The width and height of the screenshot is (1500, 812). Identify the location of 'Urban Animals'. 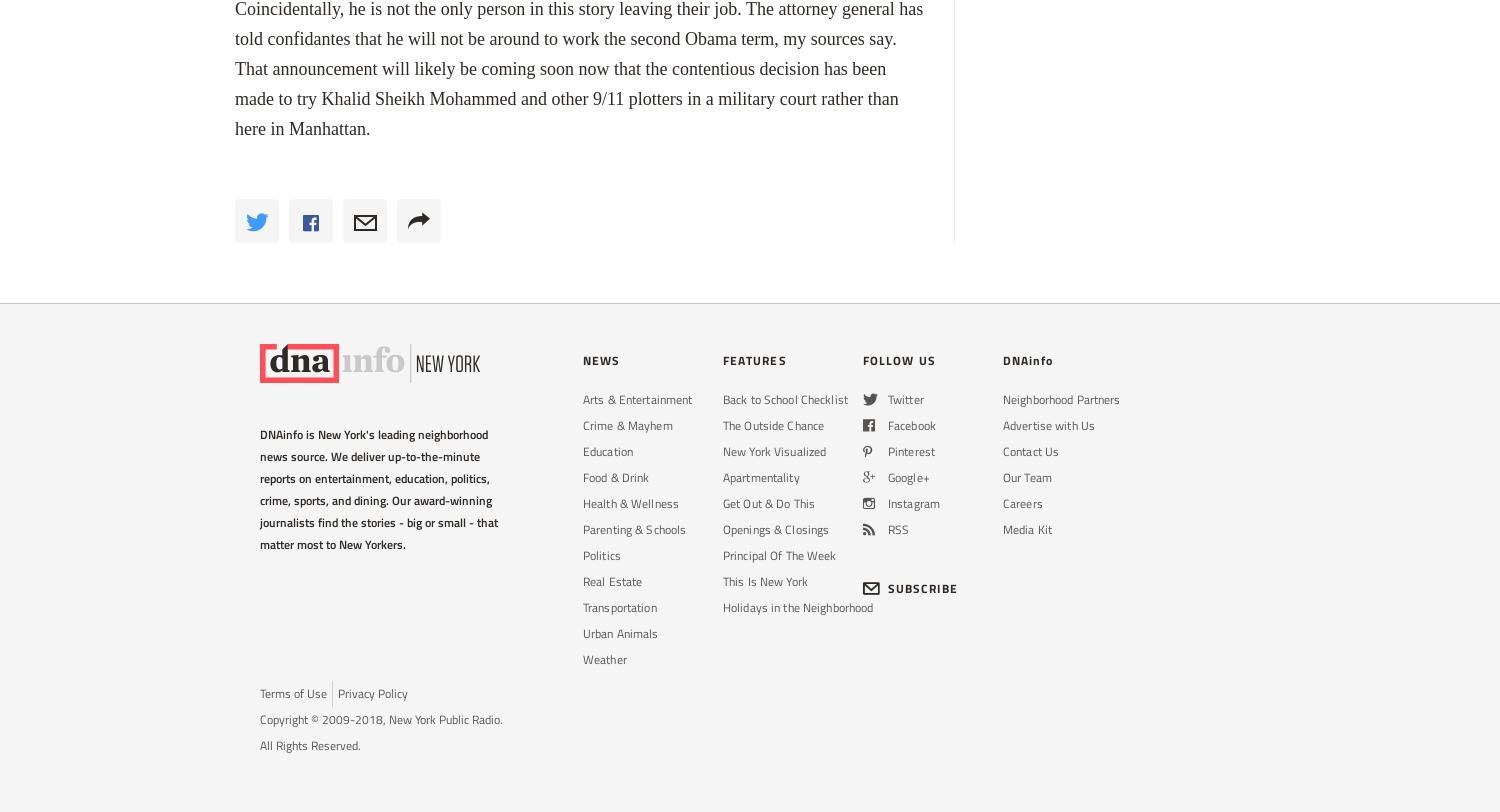
(619, 633).